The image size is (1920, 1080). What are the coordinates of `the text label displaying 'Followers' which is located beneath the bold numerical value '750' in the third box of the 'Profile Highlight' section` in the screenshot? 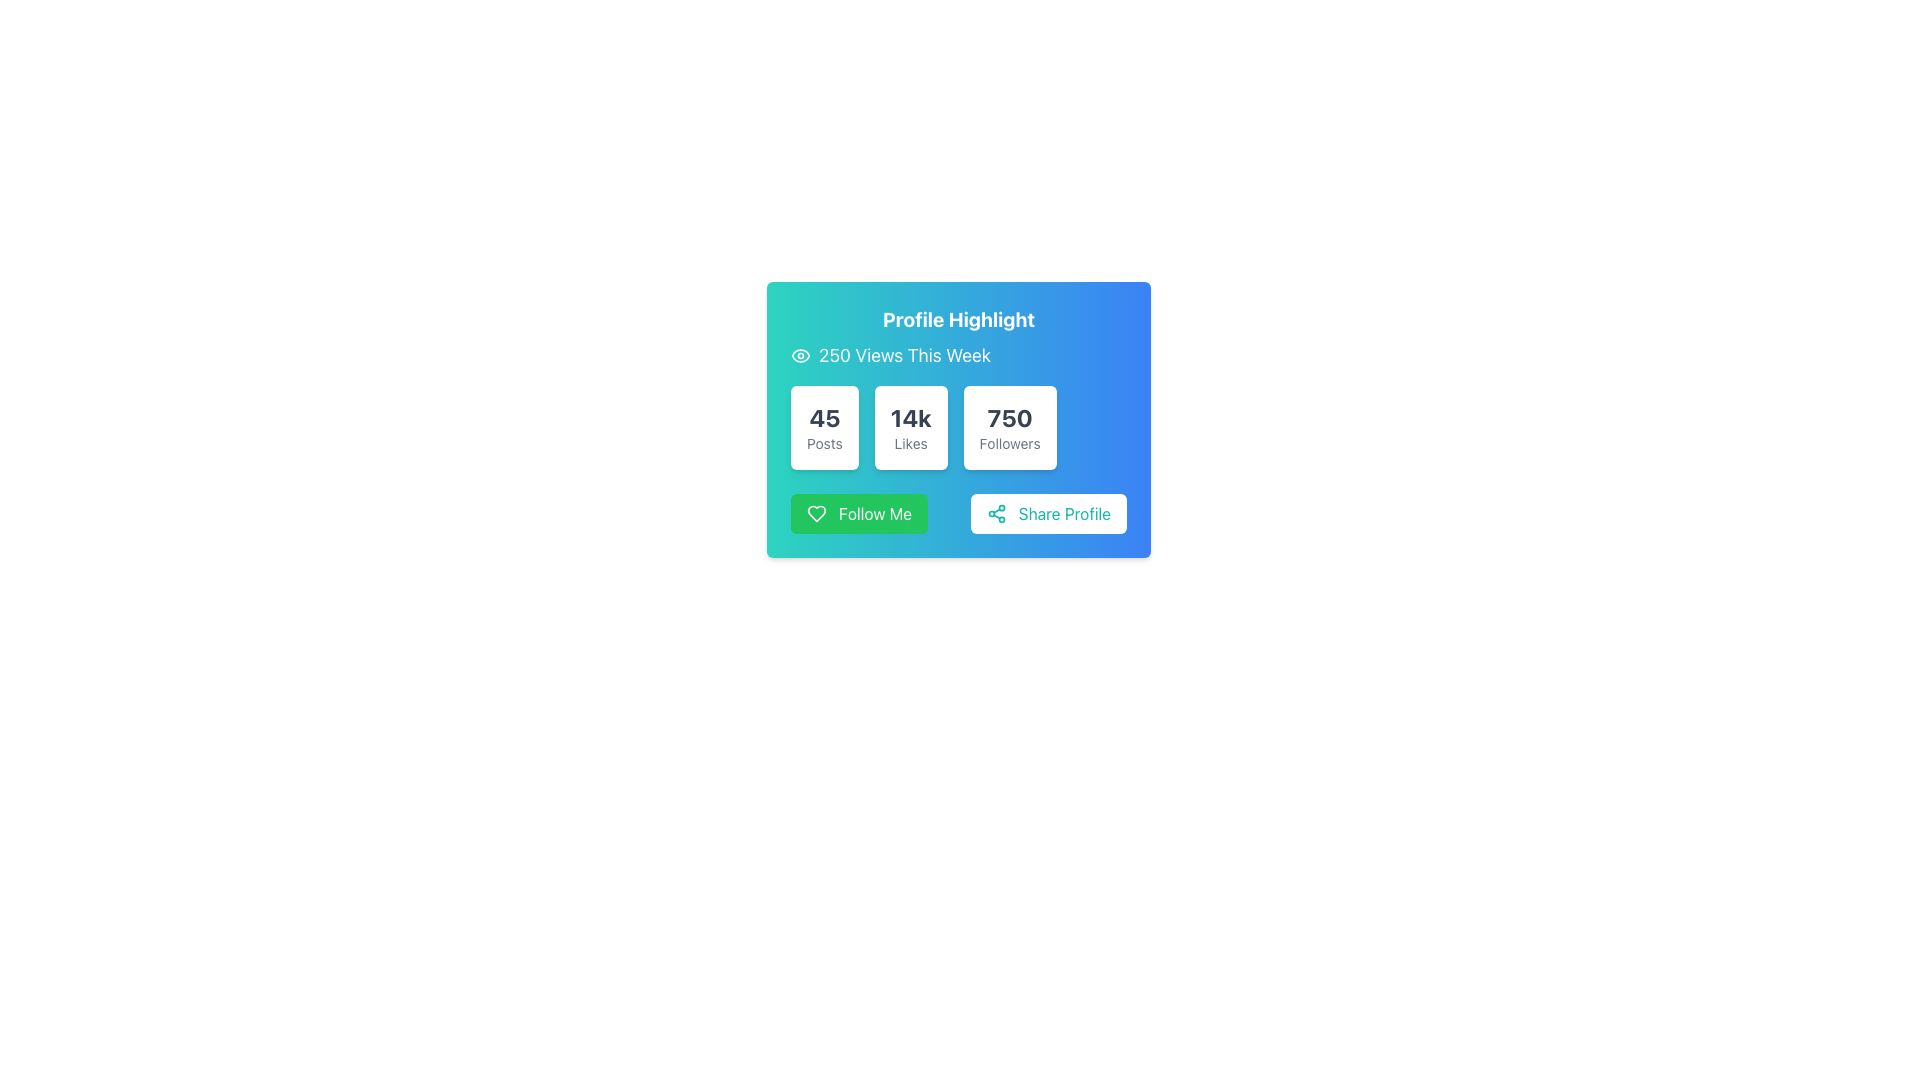 It's located at (1010, 442).